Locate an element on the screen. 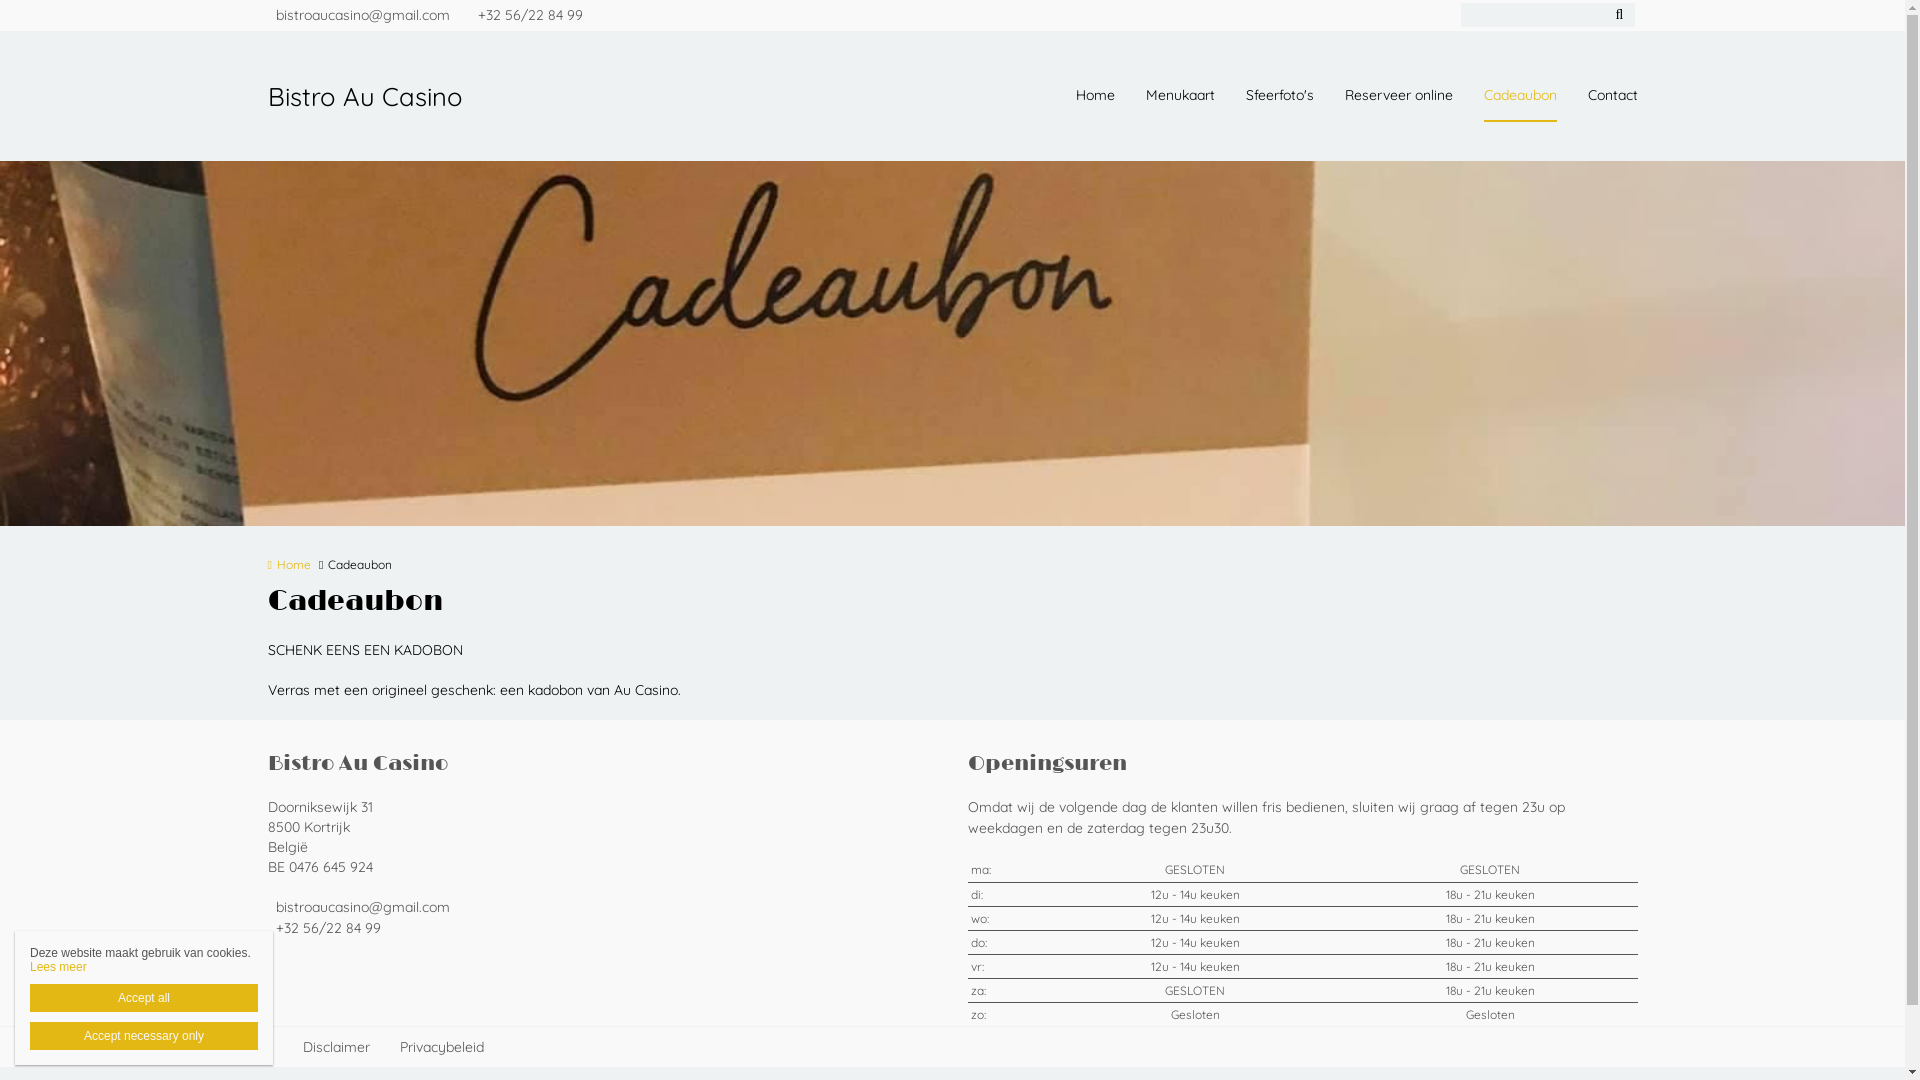 The height and width of the screenshot is (1080, 1920). 'Accept all' is located at coordinates (29, 998).